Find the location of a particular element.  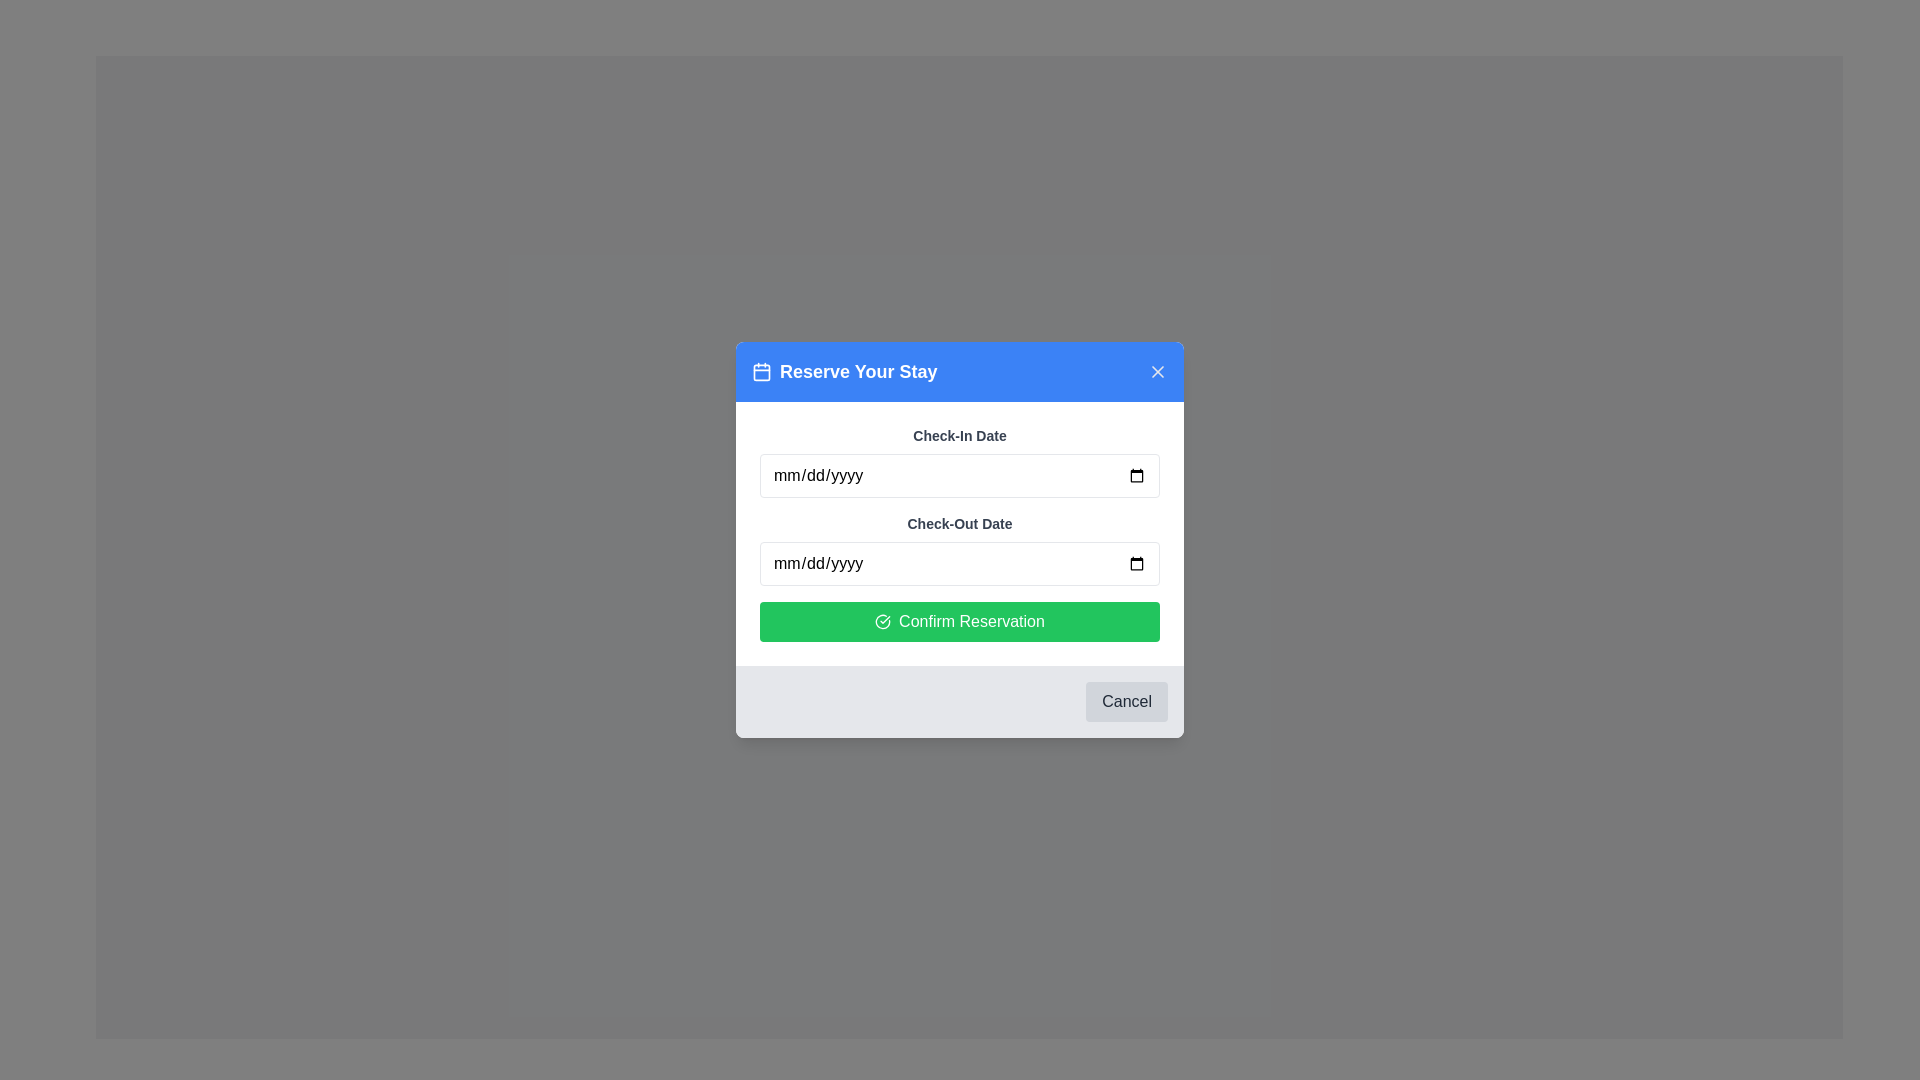

the text input fields labeled 'Check-In Date' and 'Check-Out Date' in the dialog box with rounded corners and a white background to set the dates is located at coordinates (960, 540).